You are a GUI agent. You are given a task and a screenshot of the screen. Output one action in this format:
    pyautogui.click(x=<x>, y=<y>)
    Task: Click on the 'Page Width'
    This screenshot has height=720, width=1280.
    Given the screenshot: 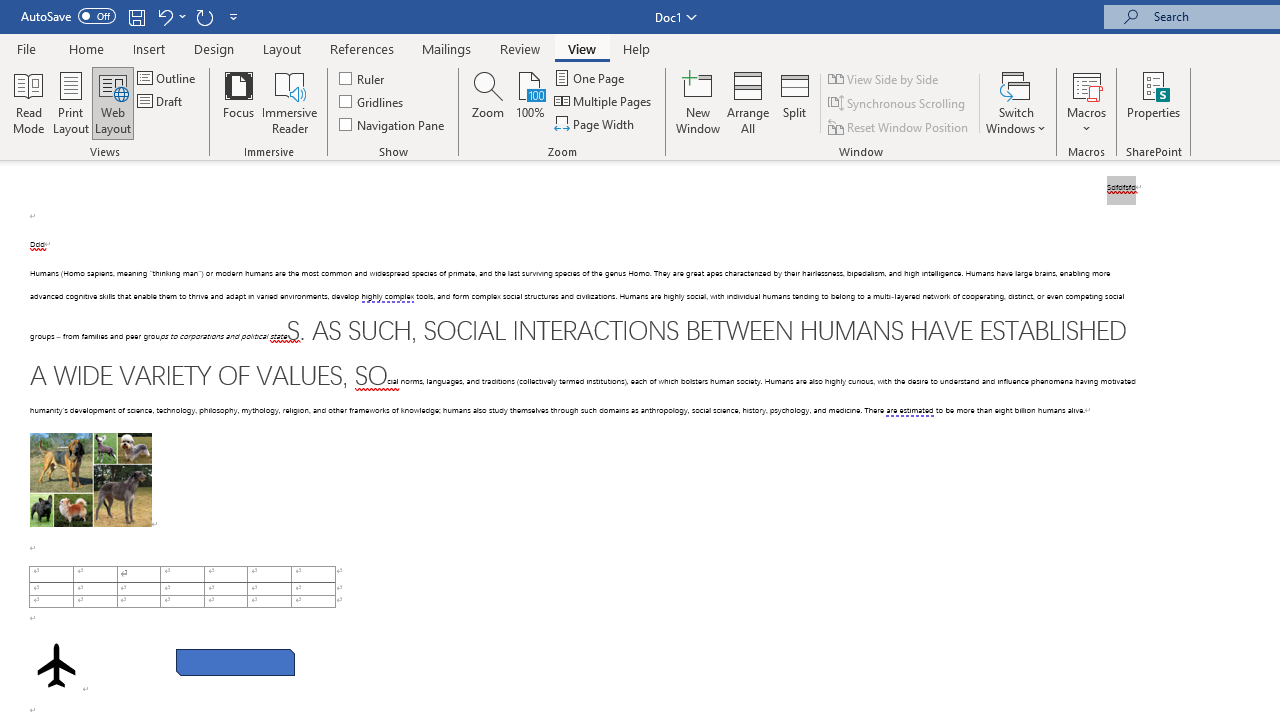 What is the action you would take?
    pyautogui.click(x=594, y=124)
    